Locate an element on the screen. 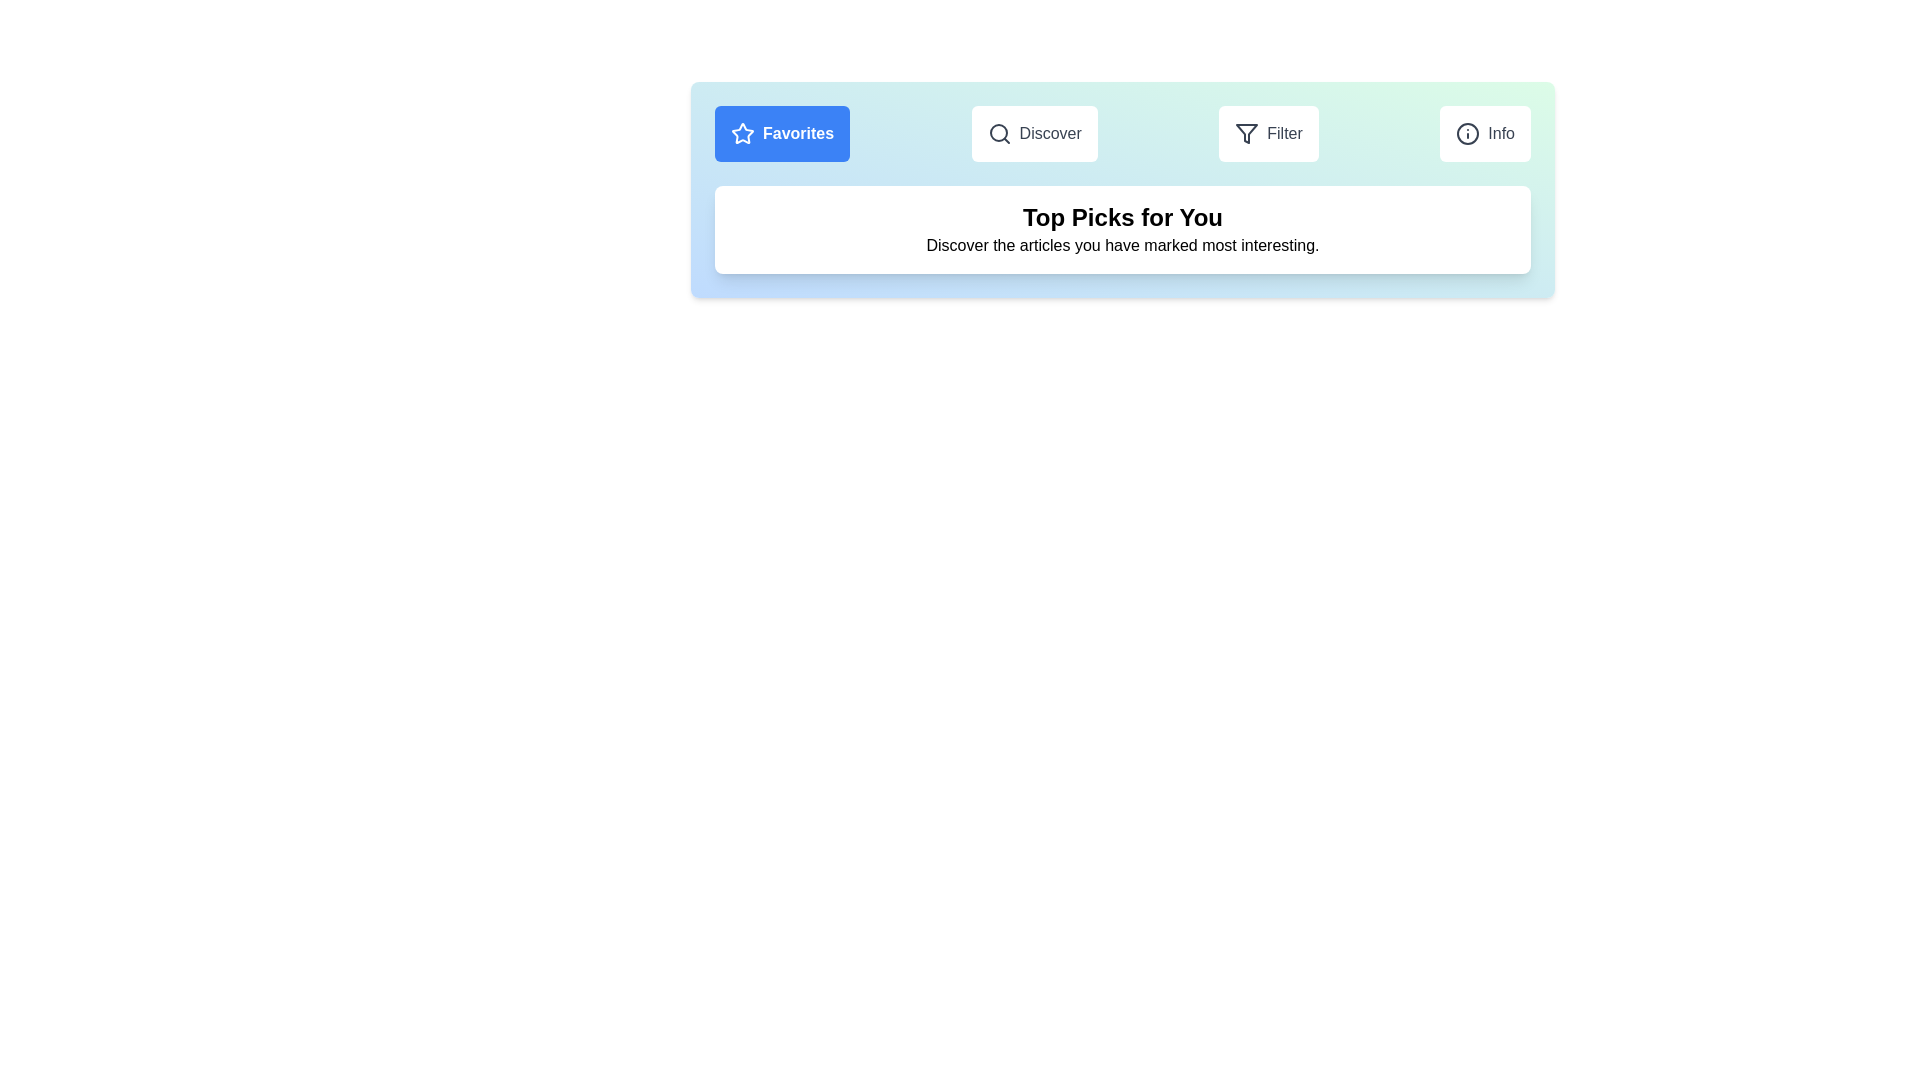 This screenshot has width=1920, height=1080. the Filter tab to view its content is located at coordinates (1268, 134).